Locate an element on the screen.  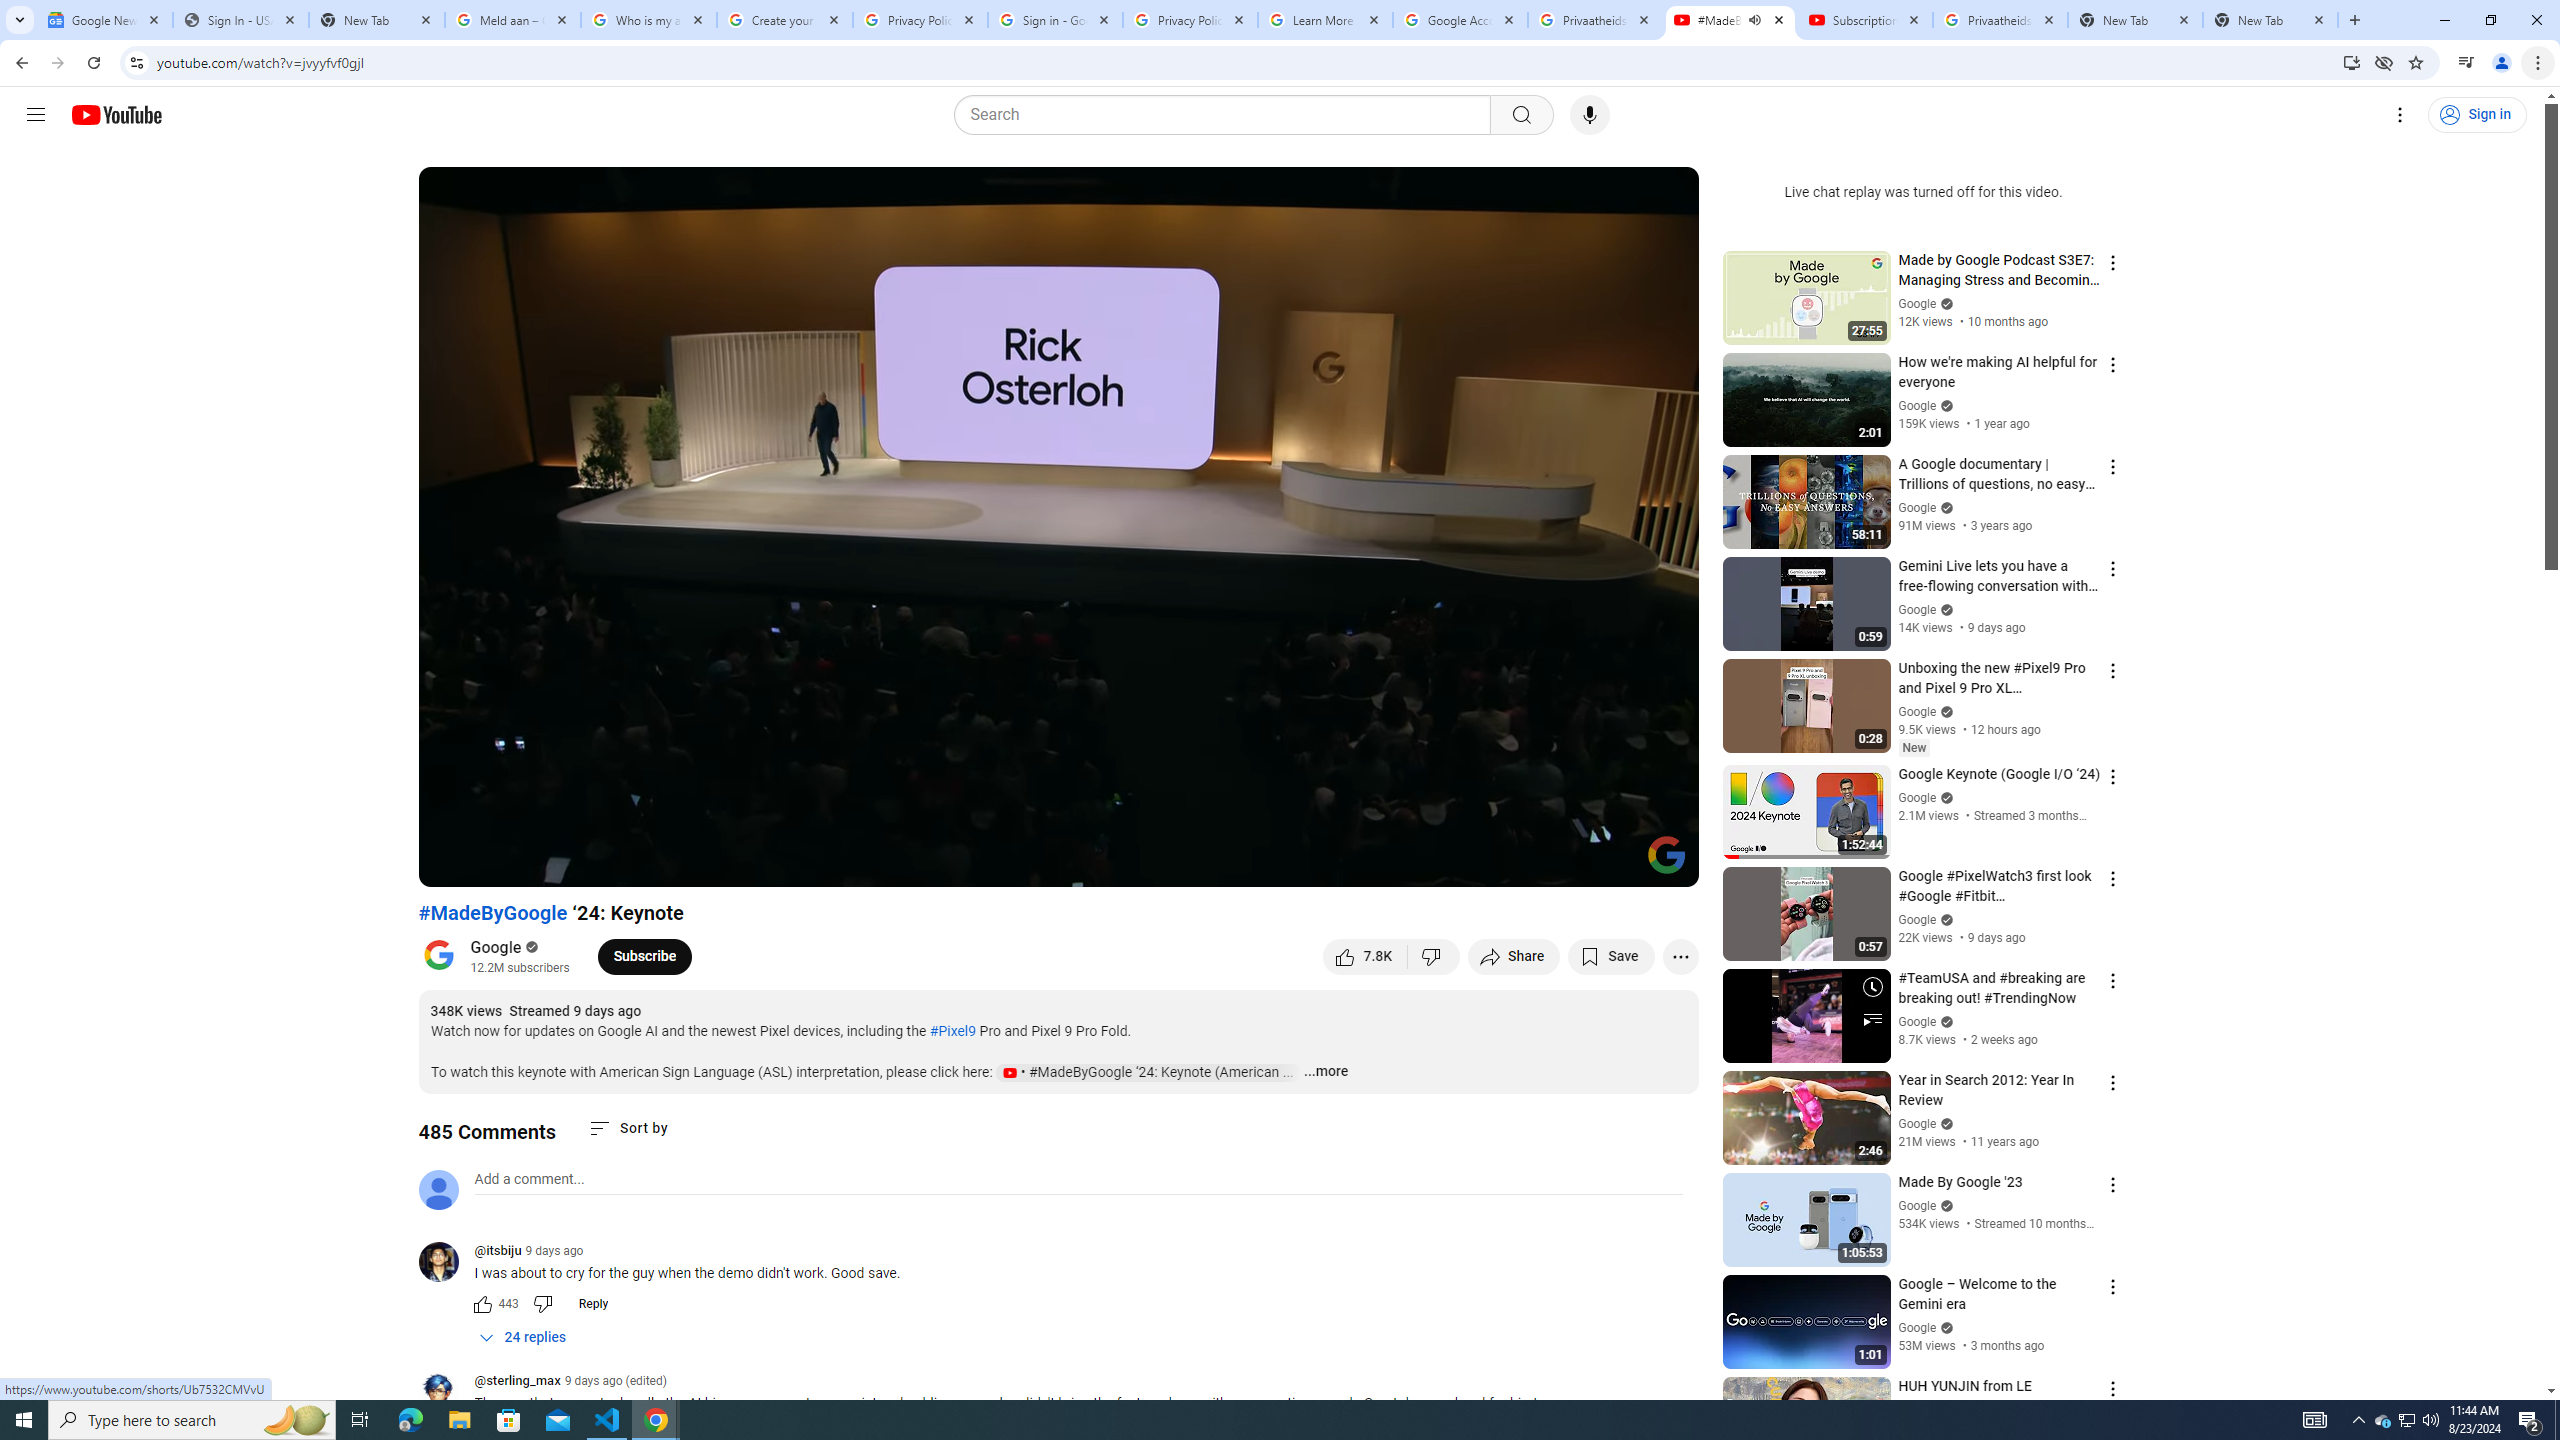
'Google News' is located at coordinates (103, 19).